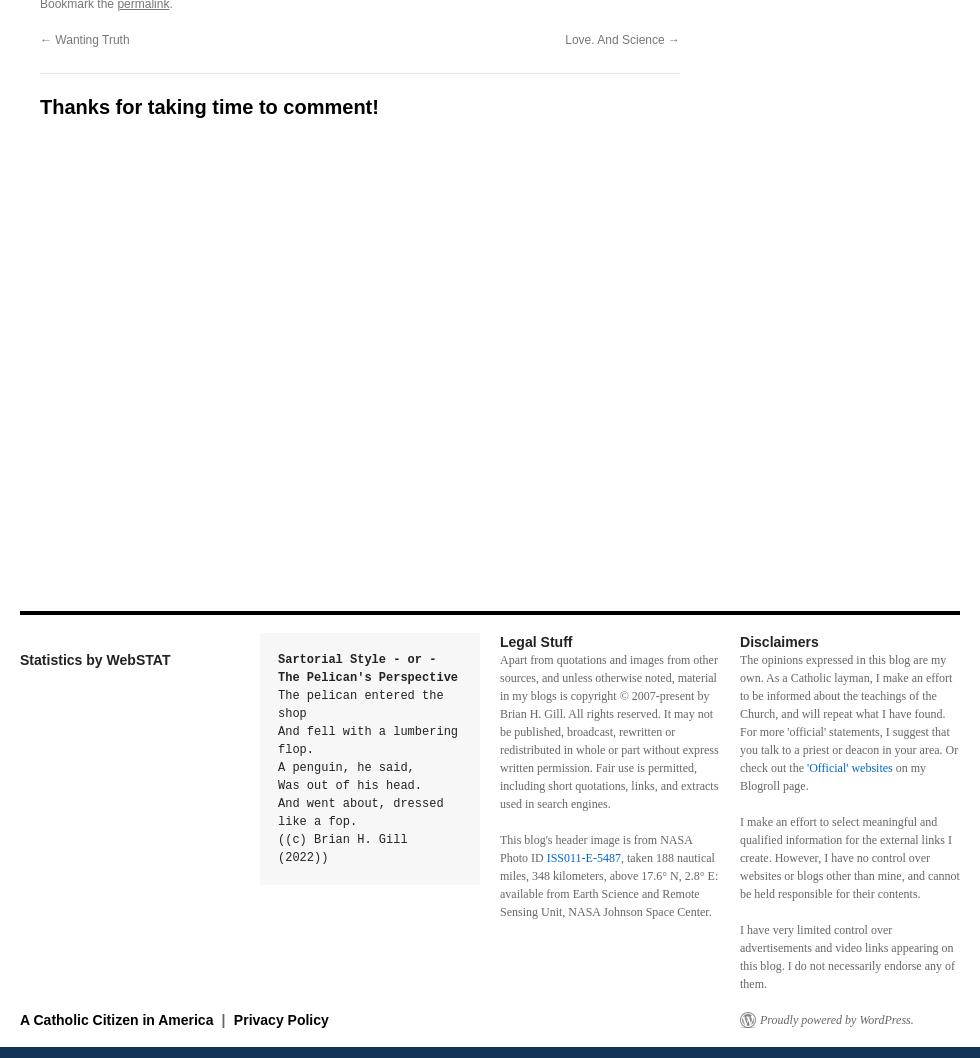 The width and height of the screenshot is (980, 1058). Describe the element at coordinates (209, 105) in the screenshot. I see `'Thanks for taking time to comment!'` at that location.